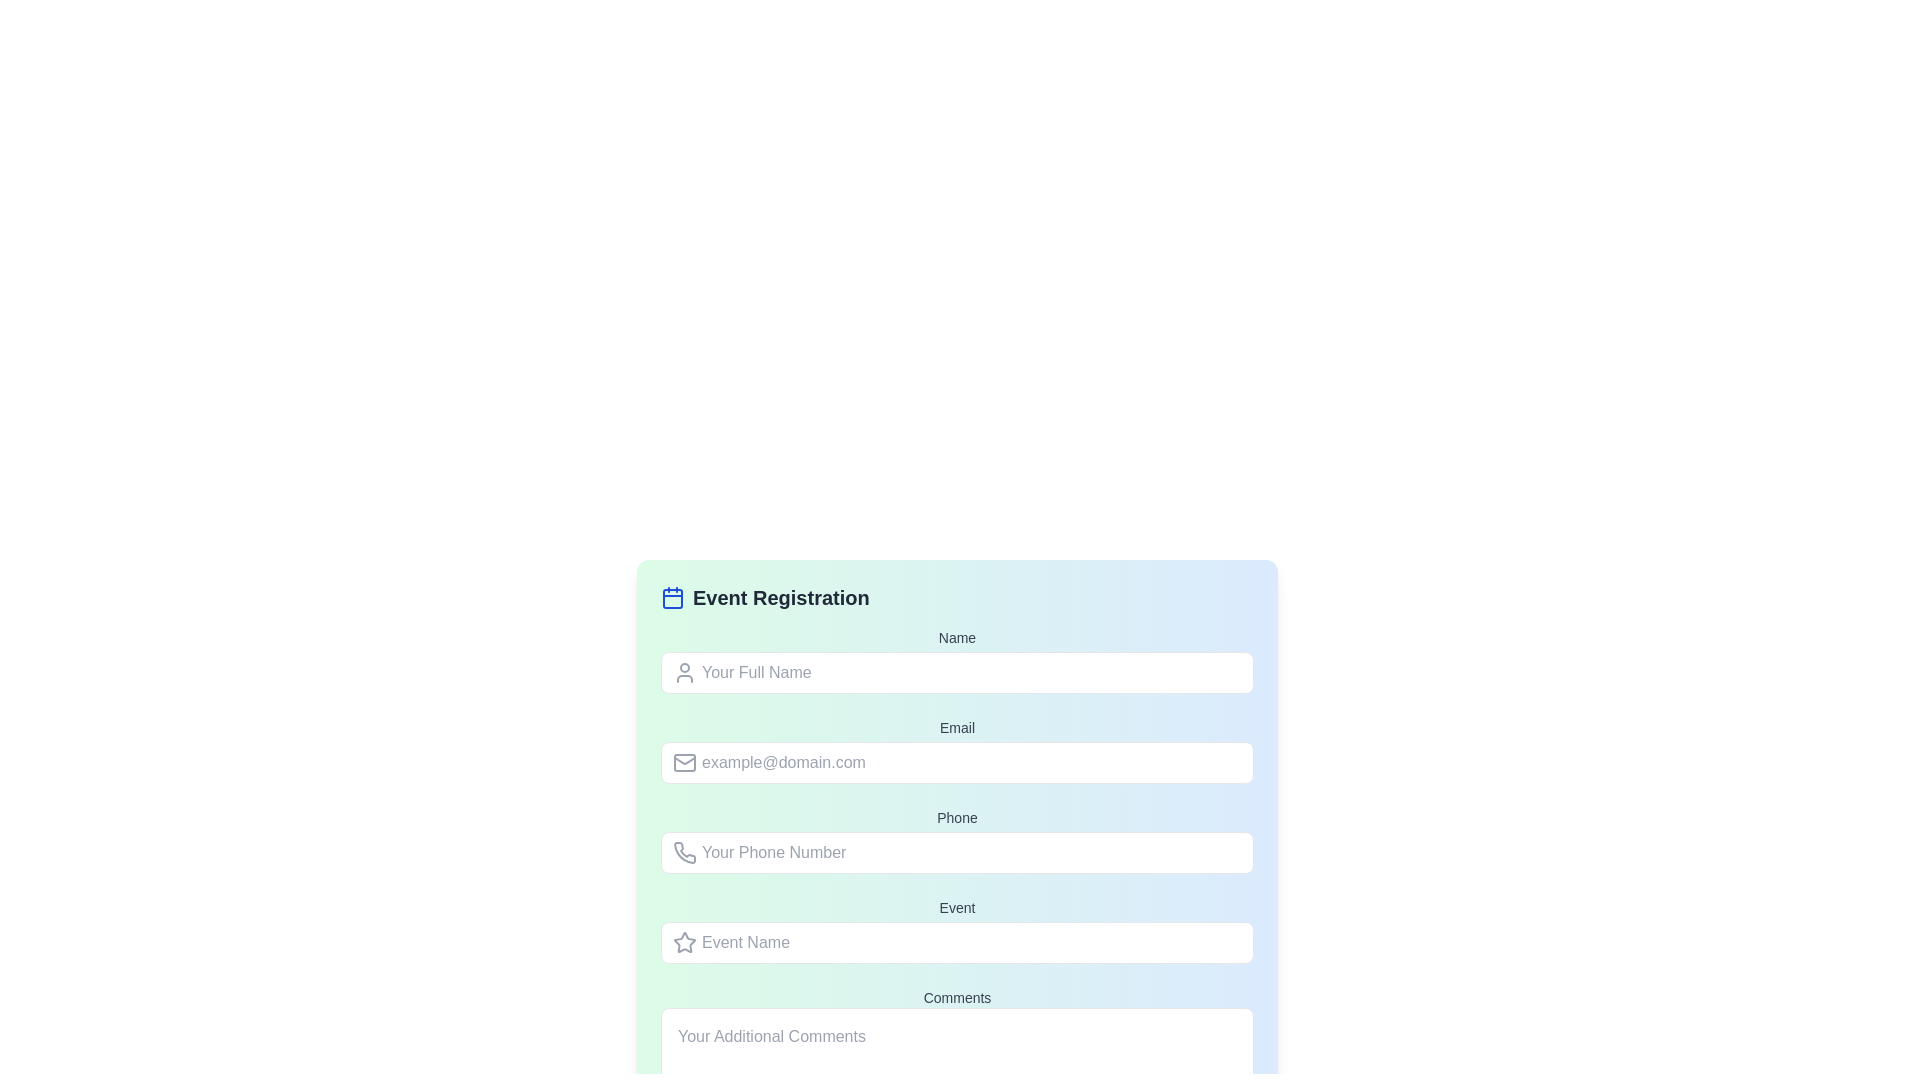 This screenshot has width=1920, height=1080. What do you see at coordinates (685, 942) in the screenshot?
I see `the gray star-shaped icon located to the left of the 'Event Name' text field in the event registration form` at bounding box center [685, 942].